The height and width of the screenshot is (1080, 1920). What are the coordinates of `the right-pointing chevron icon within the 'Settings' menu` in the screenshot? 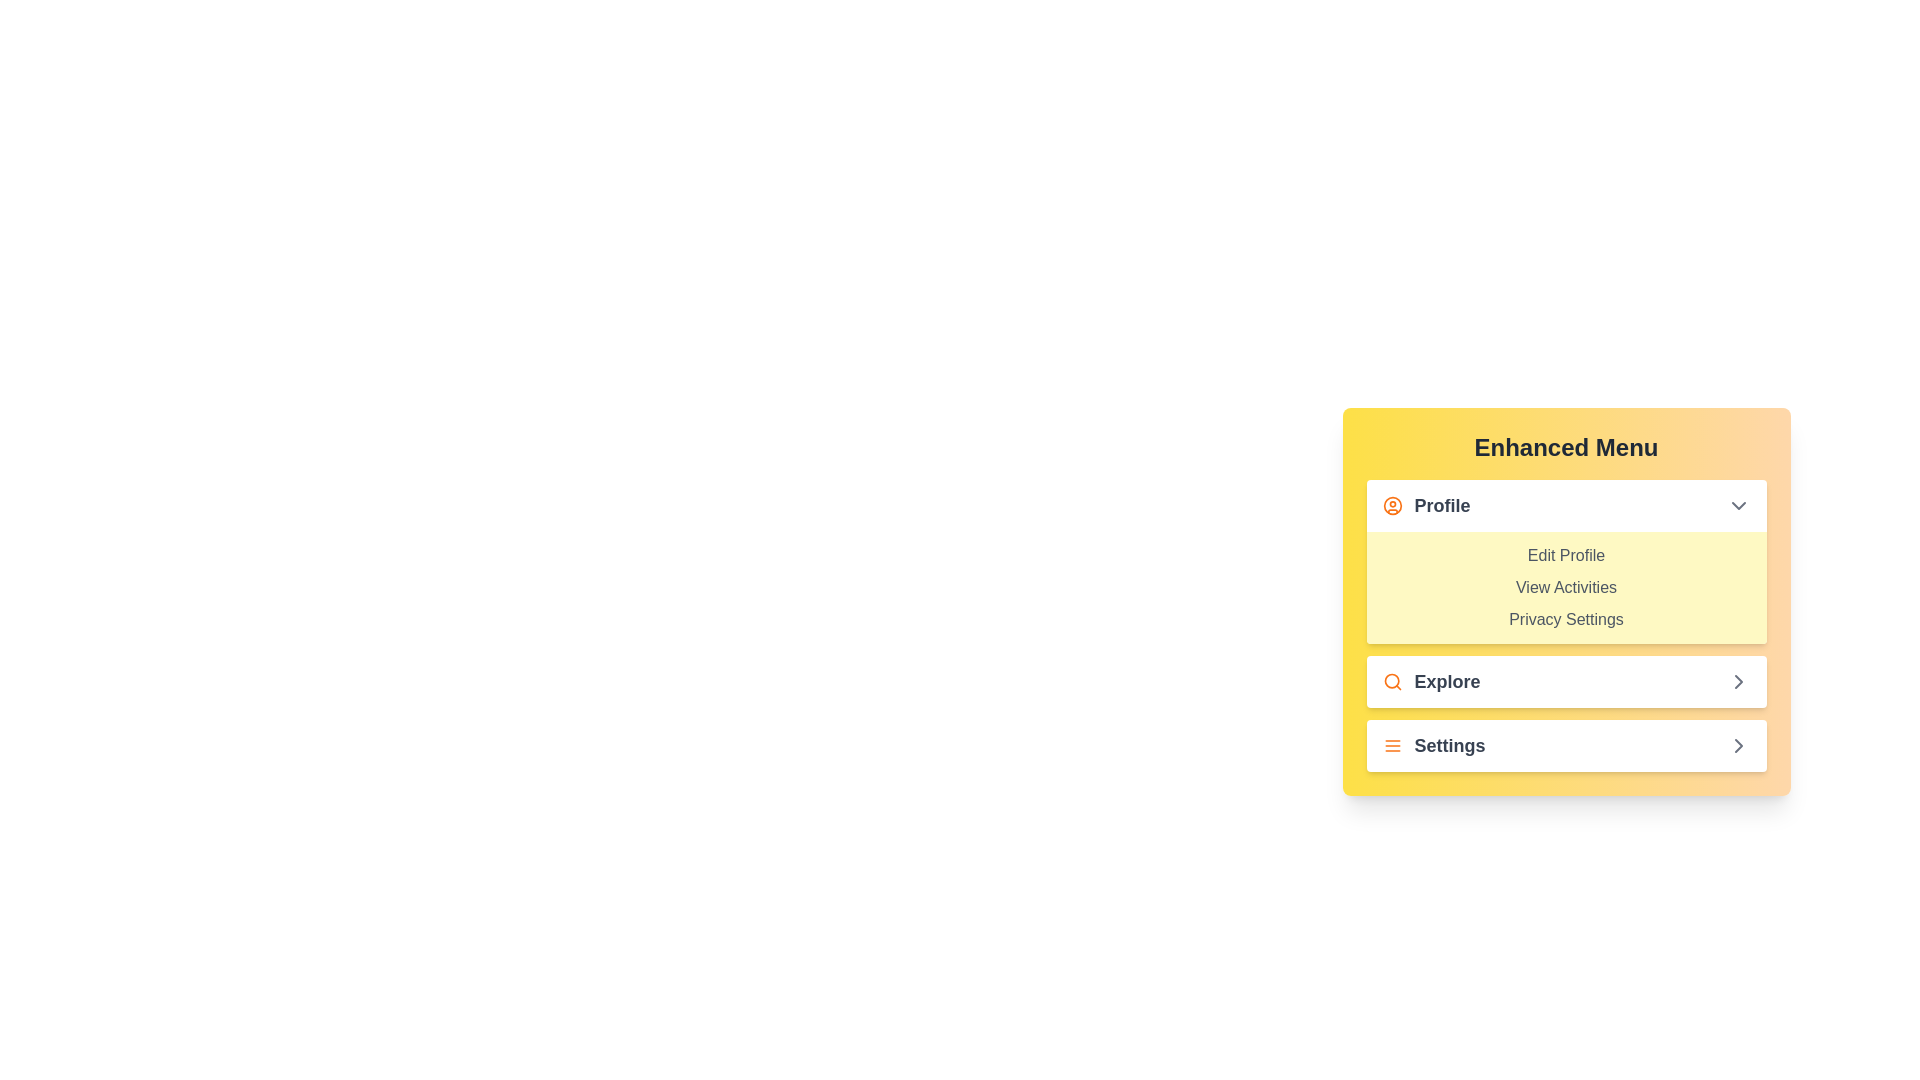 It's located at (1737, 745).